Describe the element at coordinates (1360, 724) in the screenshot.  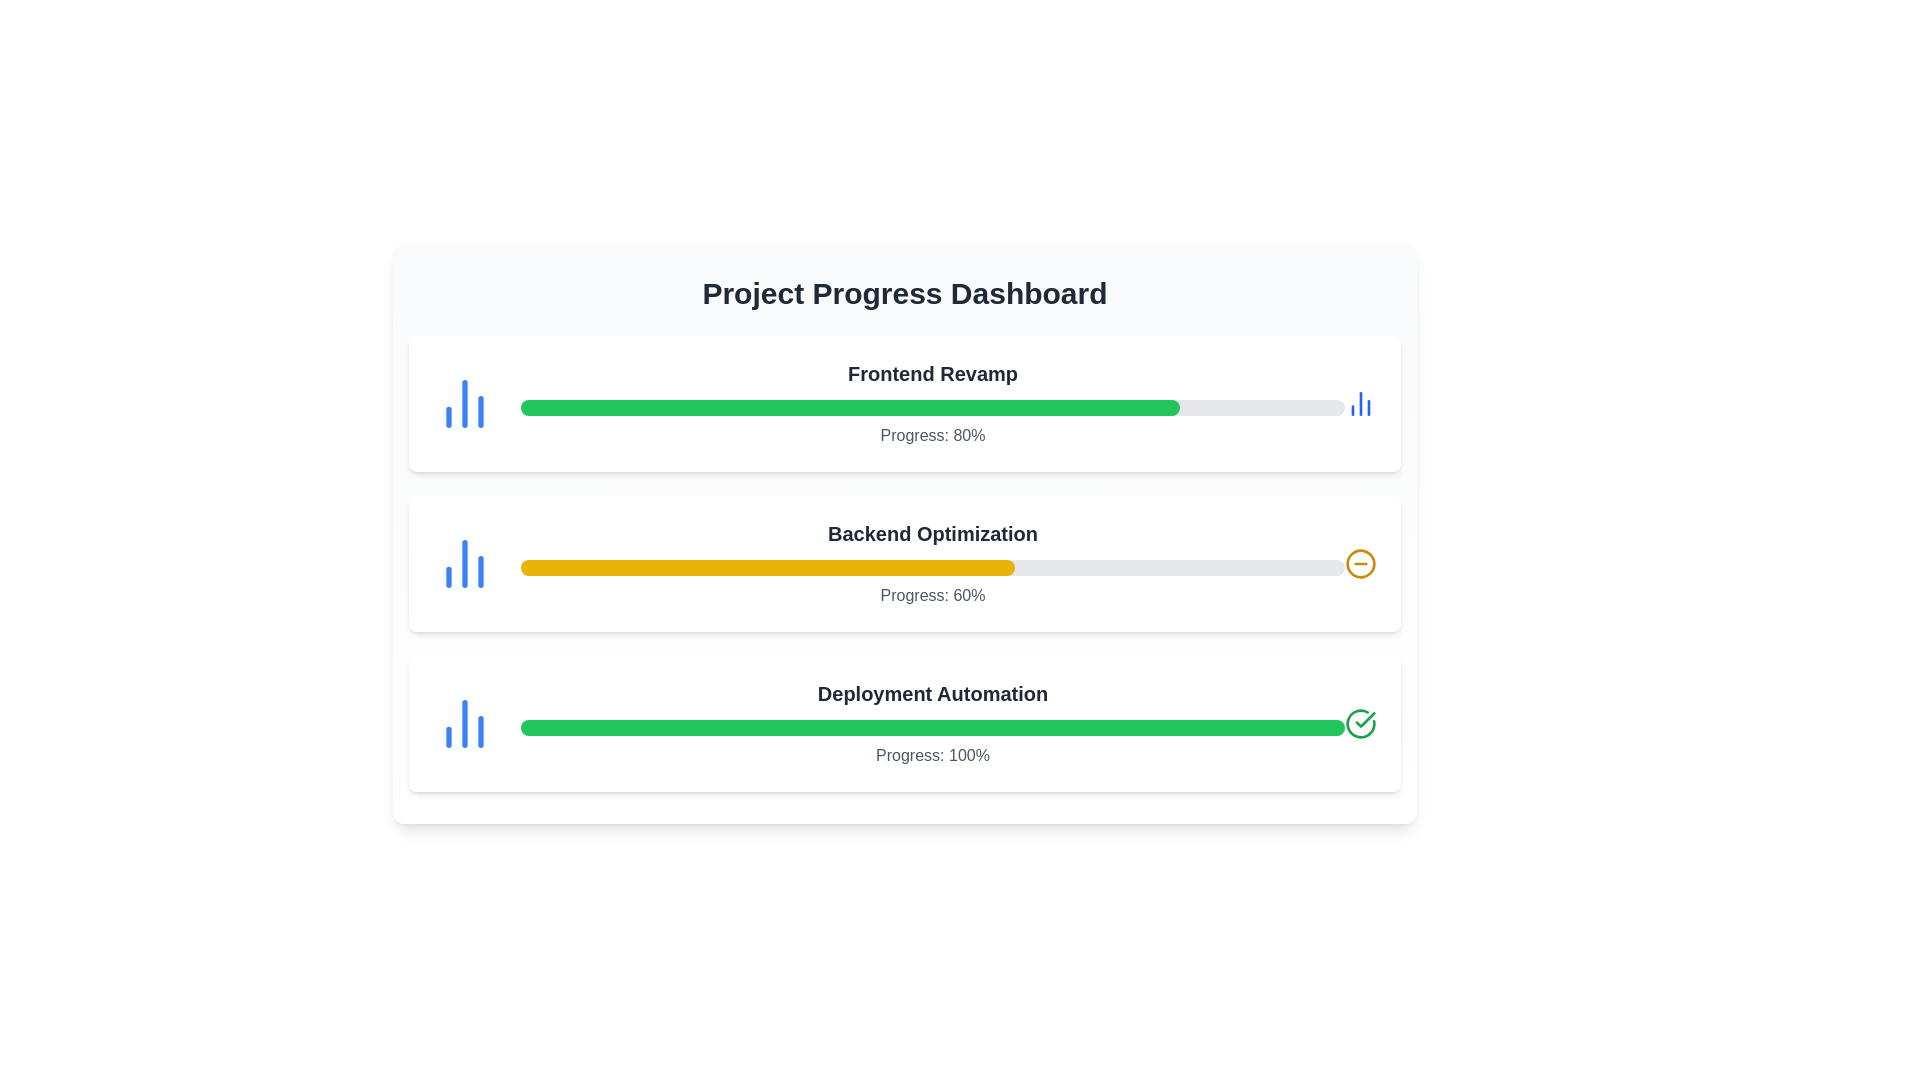
I see `the completion status icon for the 'Deployment Automation' task located at the far right end of the progress bar` at that location.